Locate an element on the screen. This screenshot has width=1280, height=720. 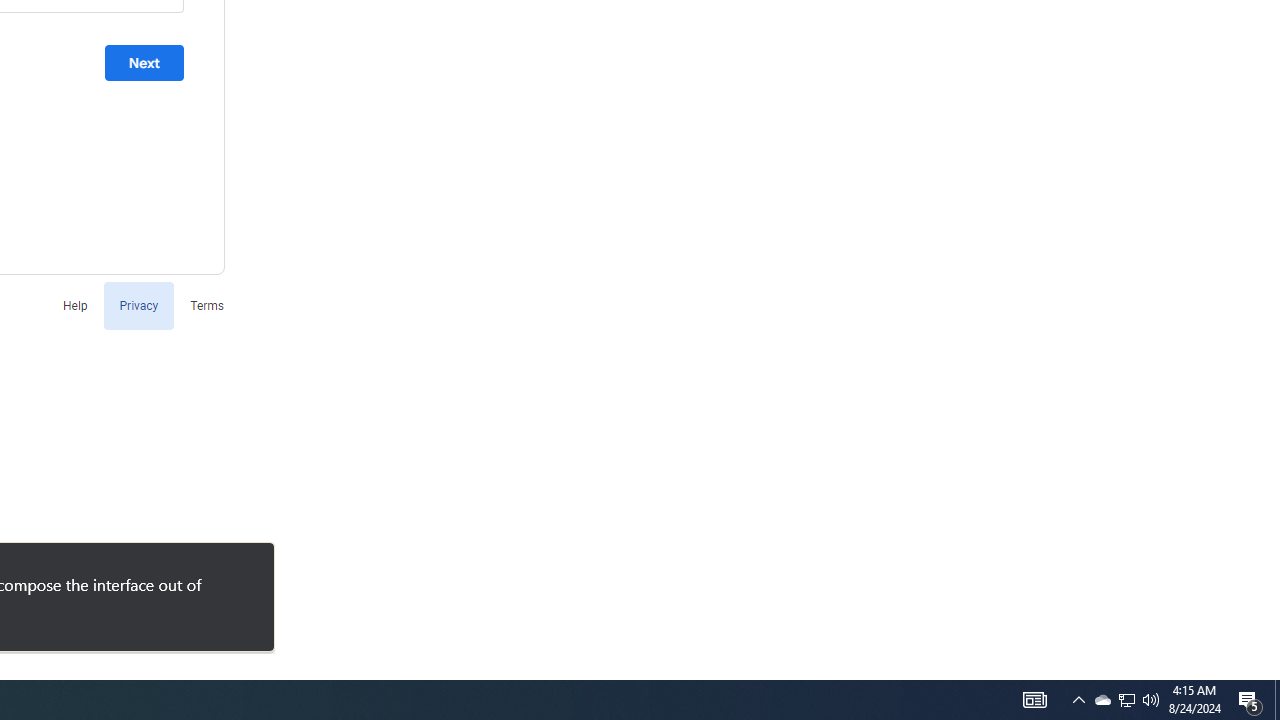
'Help' is located at coordinates (74, 305).